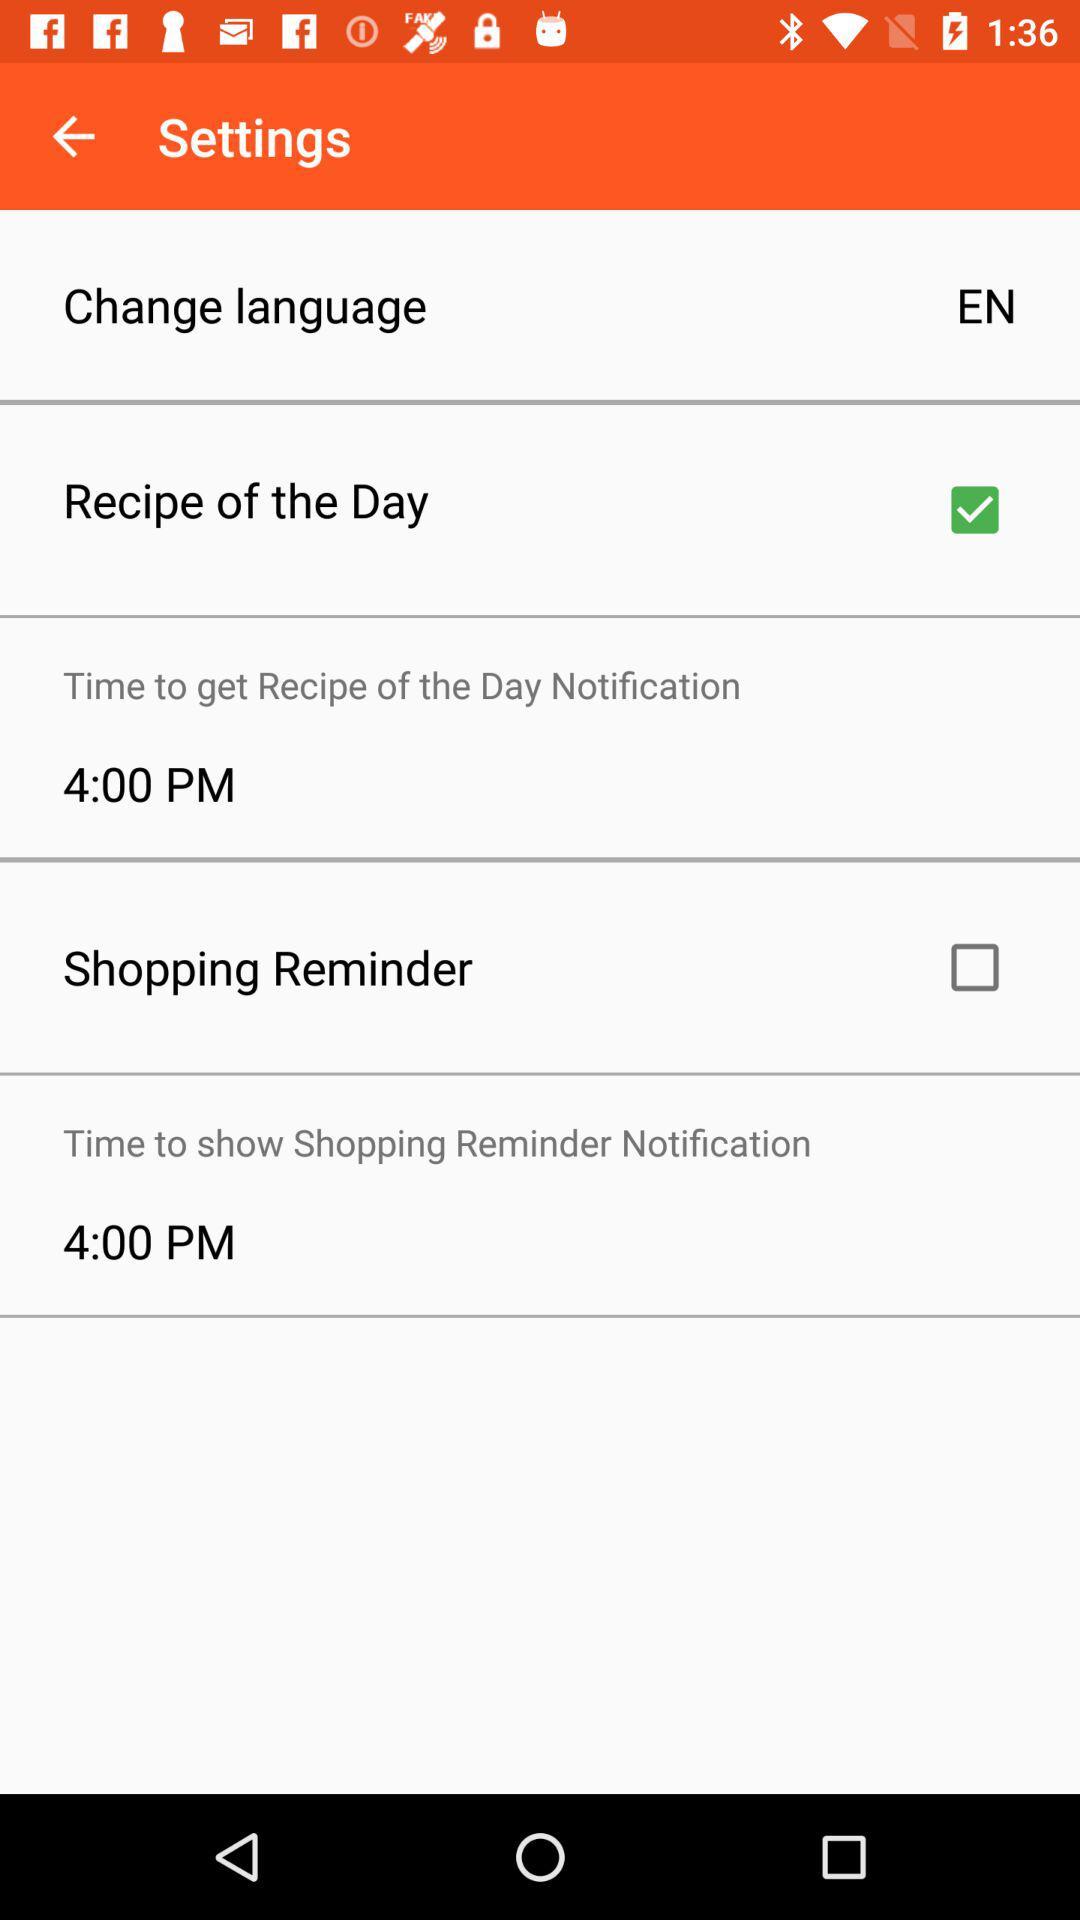  I want to click on item above the change language item, so click(72, 135).